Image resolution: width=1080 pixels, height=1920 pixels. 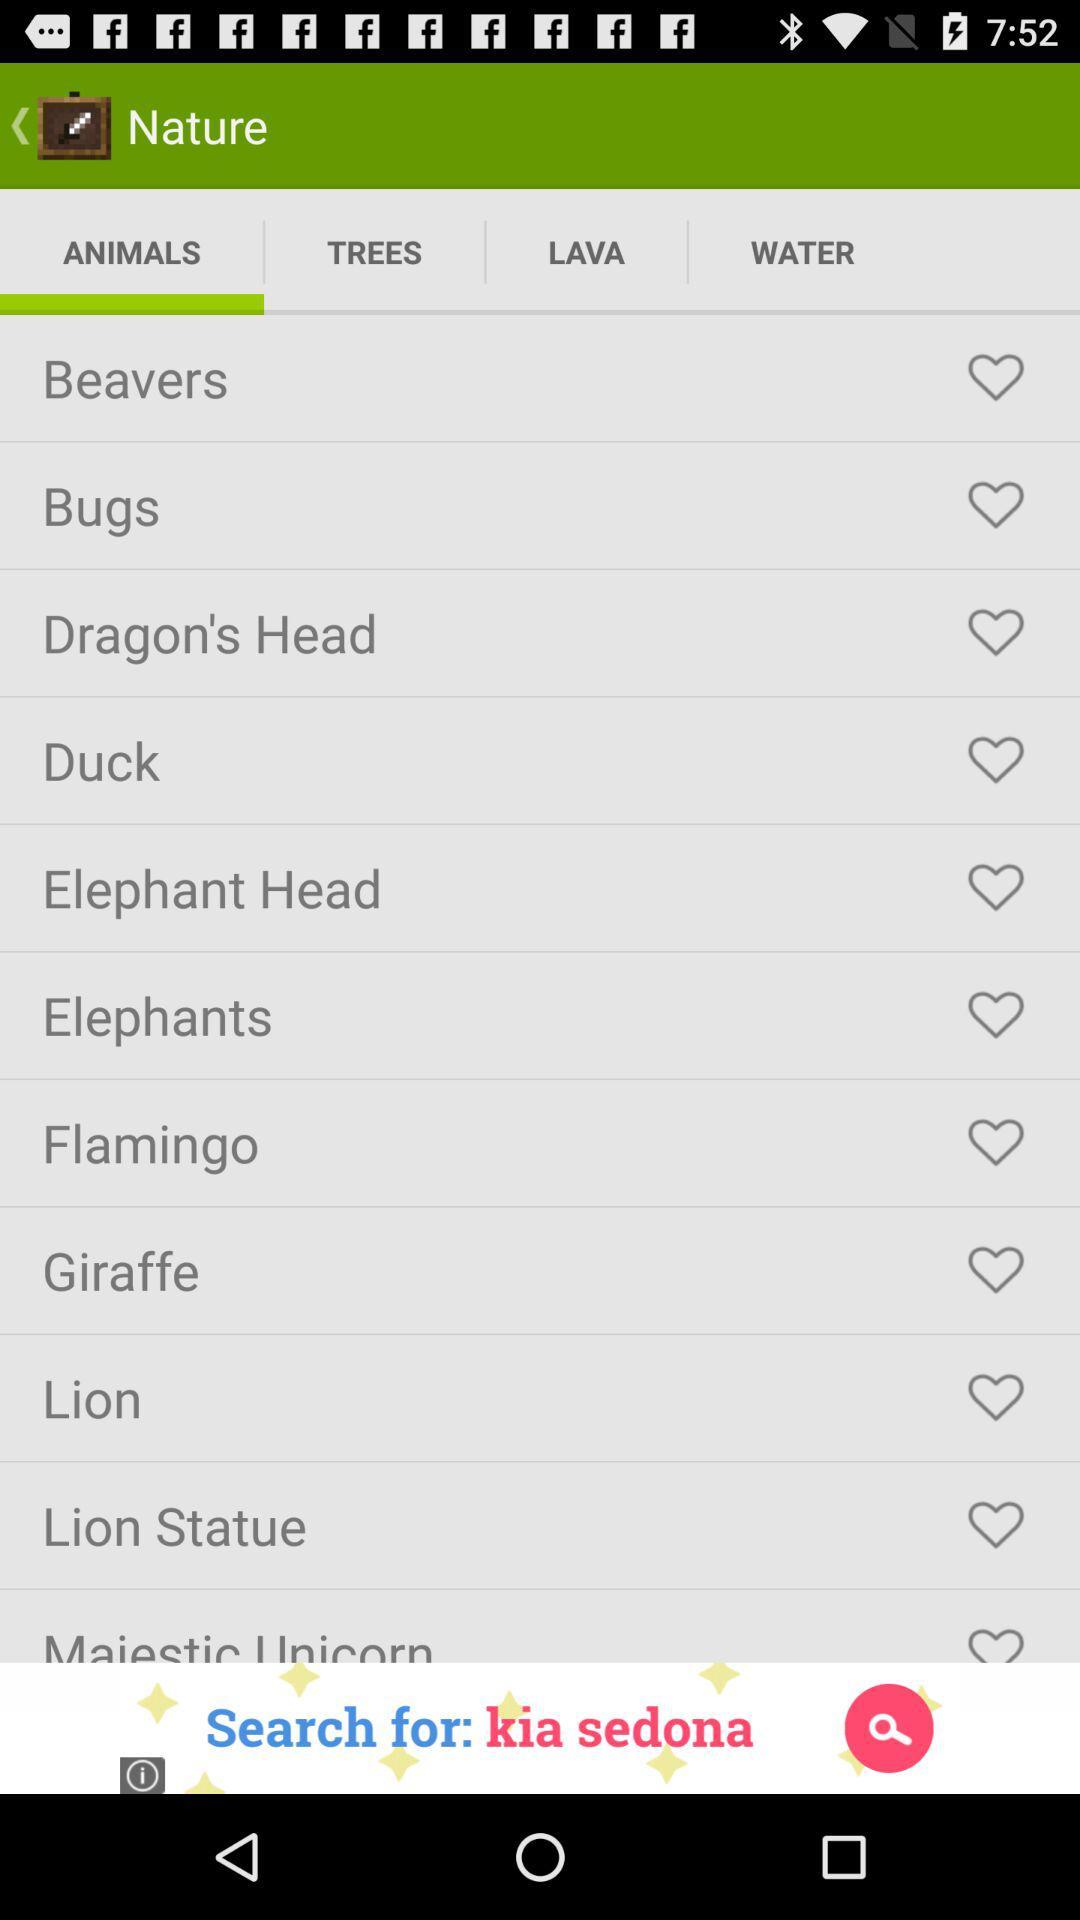 I want to click on like button, so click(x=995, y=1142).